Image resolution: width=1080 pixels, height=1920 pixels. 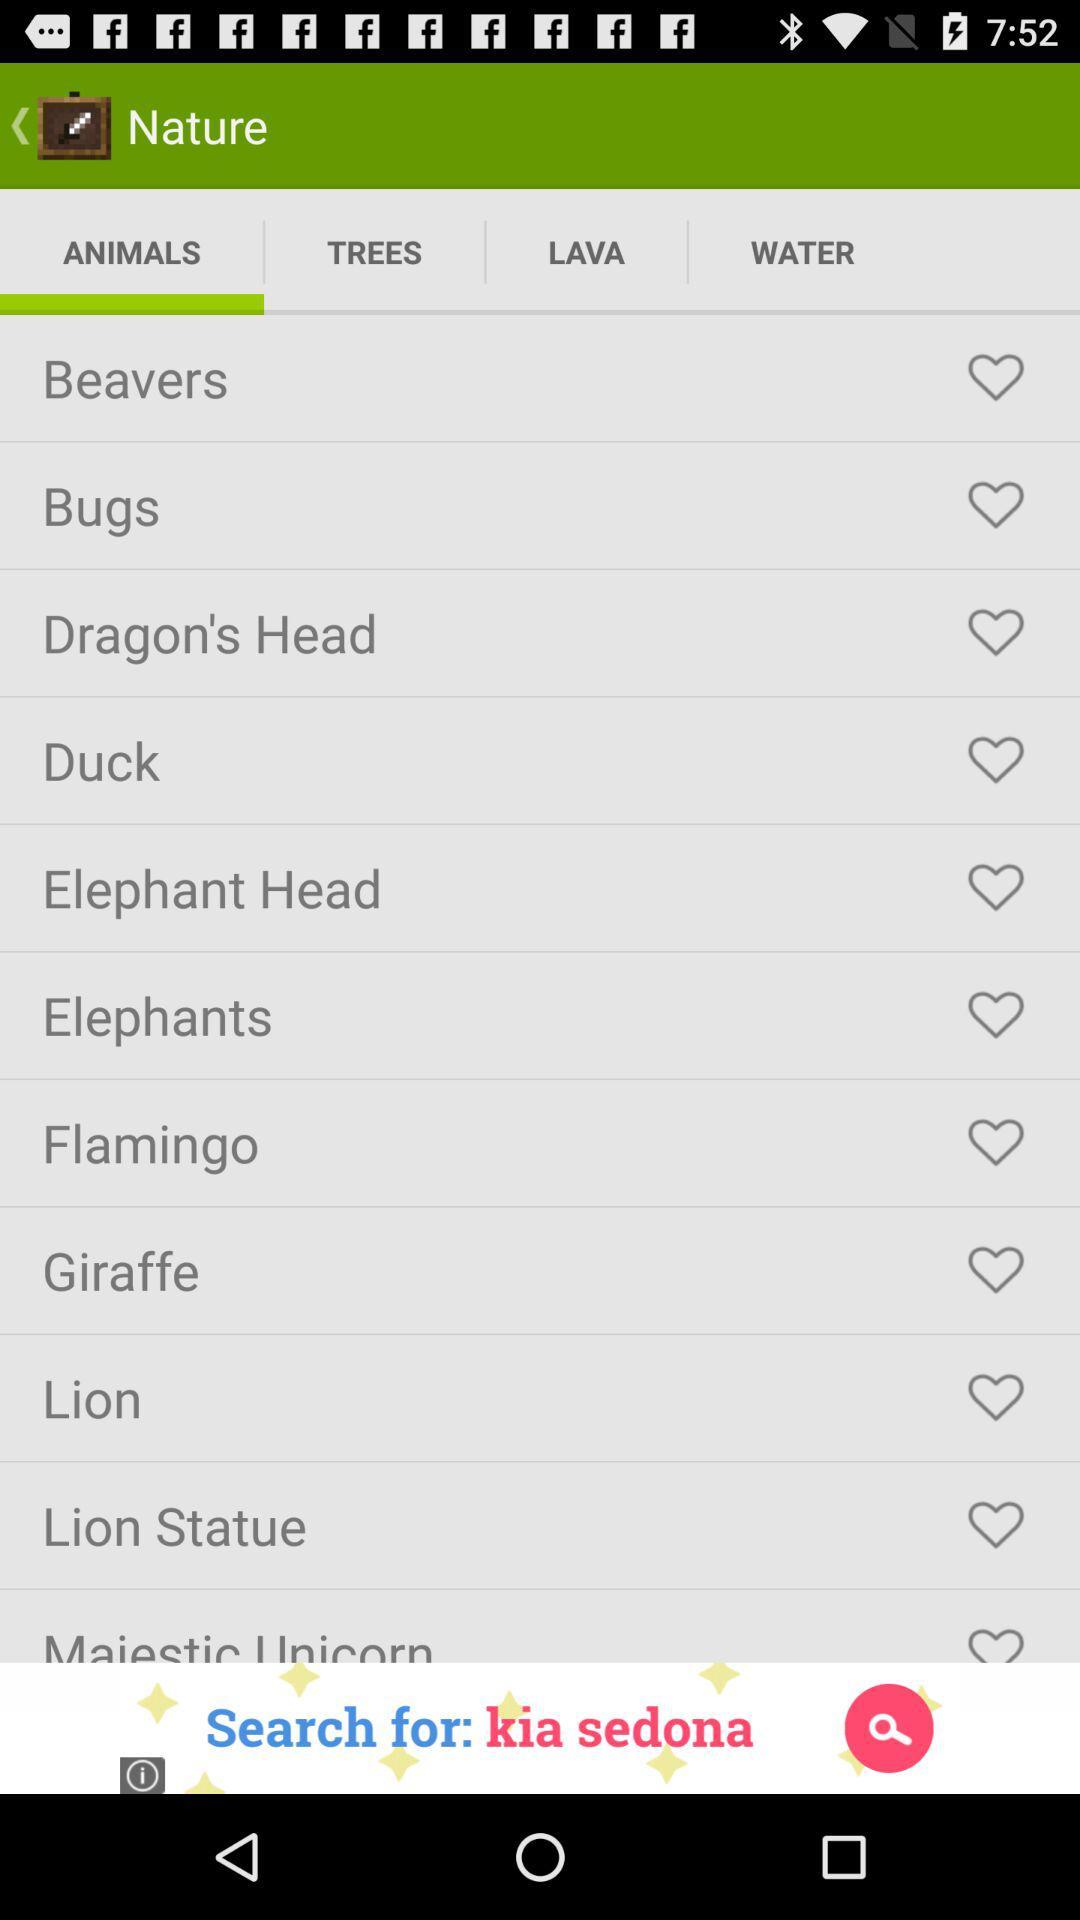 I want to click on like button, so click(x=995, y=1142).